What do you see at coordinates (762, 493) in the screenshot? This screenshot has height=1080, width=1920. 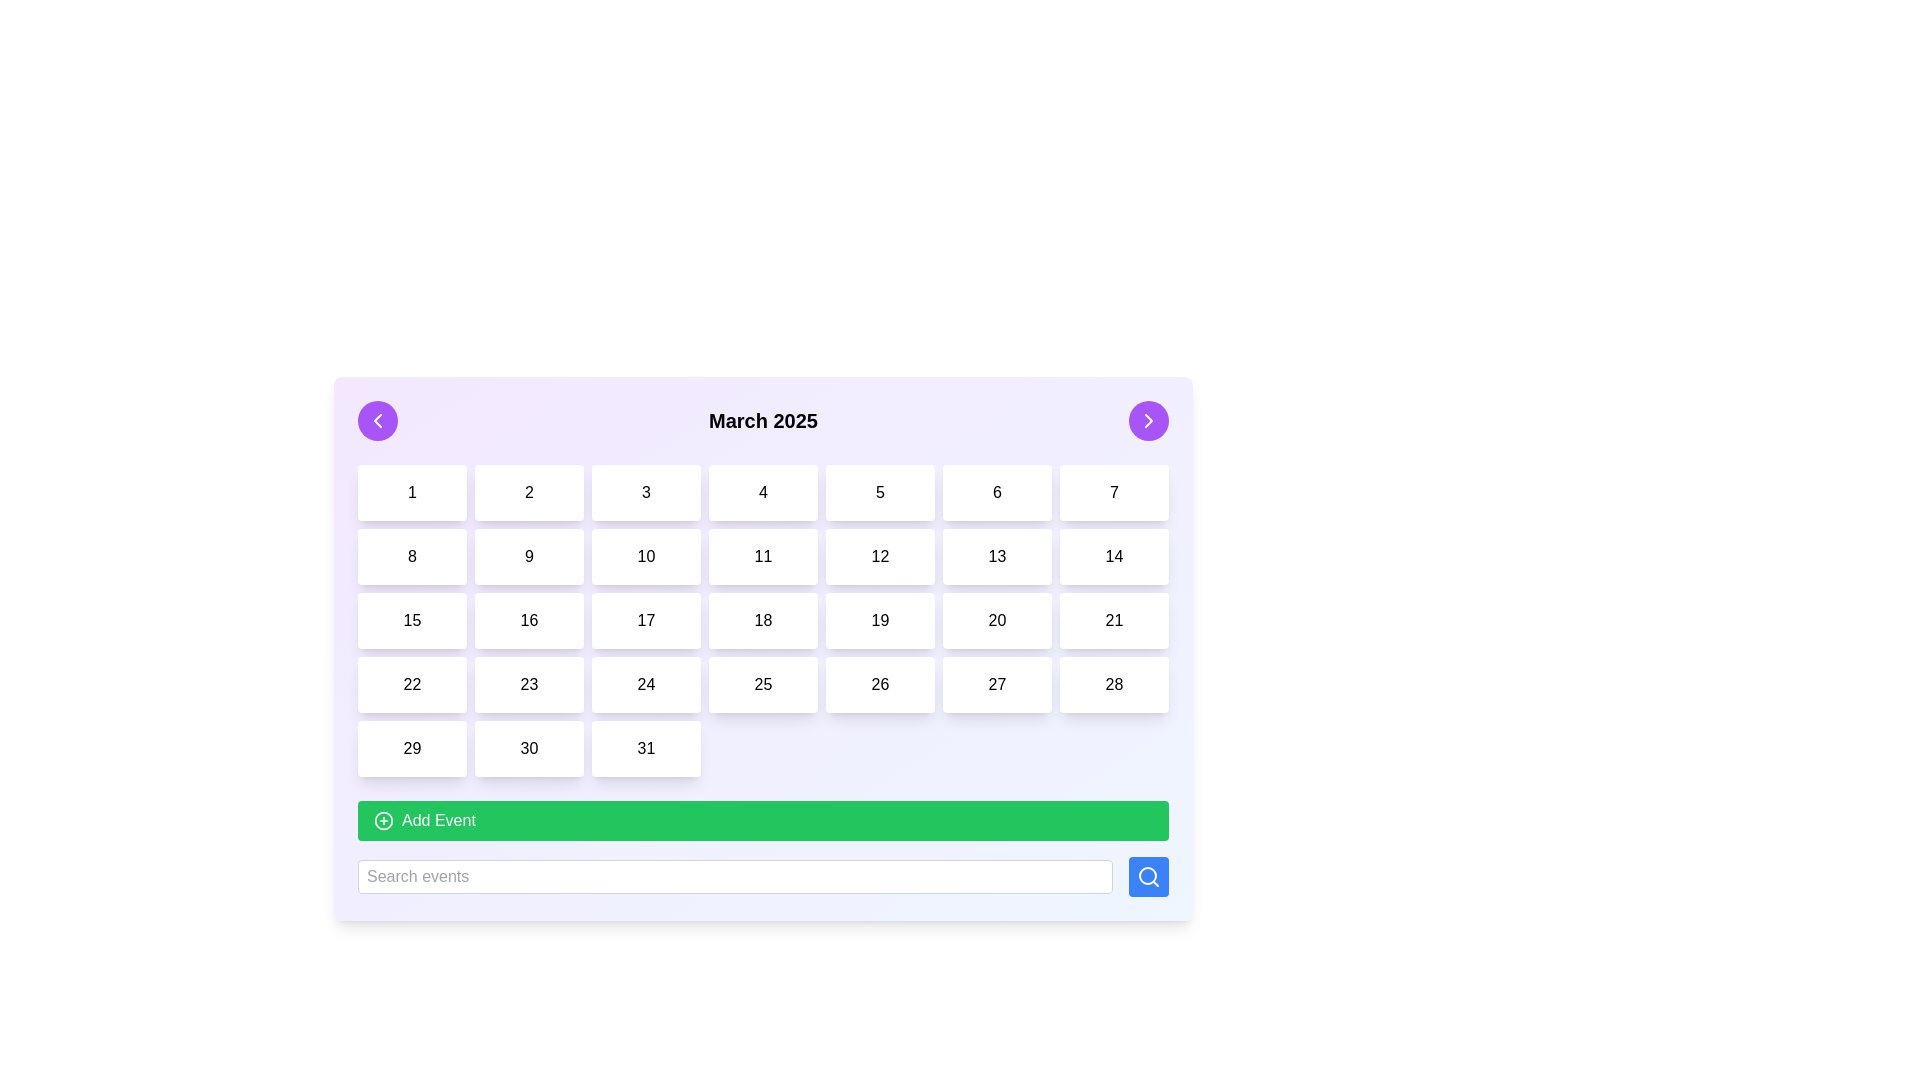 I see `the button-like element representing the calendar day '4', which is a square card with a white background and a bold black number '4' centered within it` at bounding box center [762, 493].